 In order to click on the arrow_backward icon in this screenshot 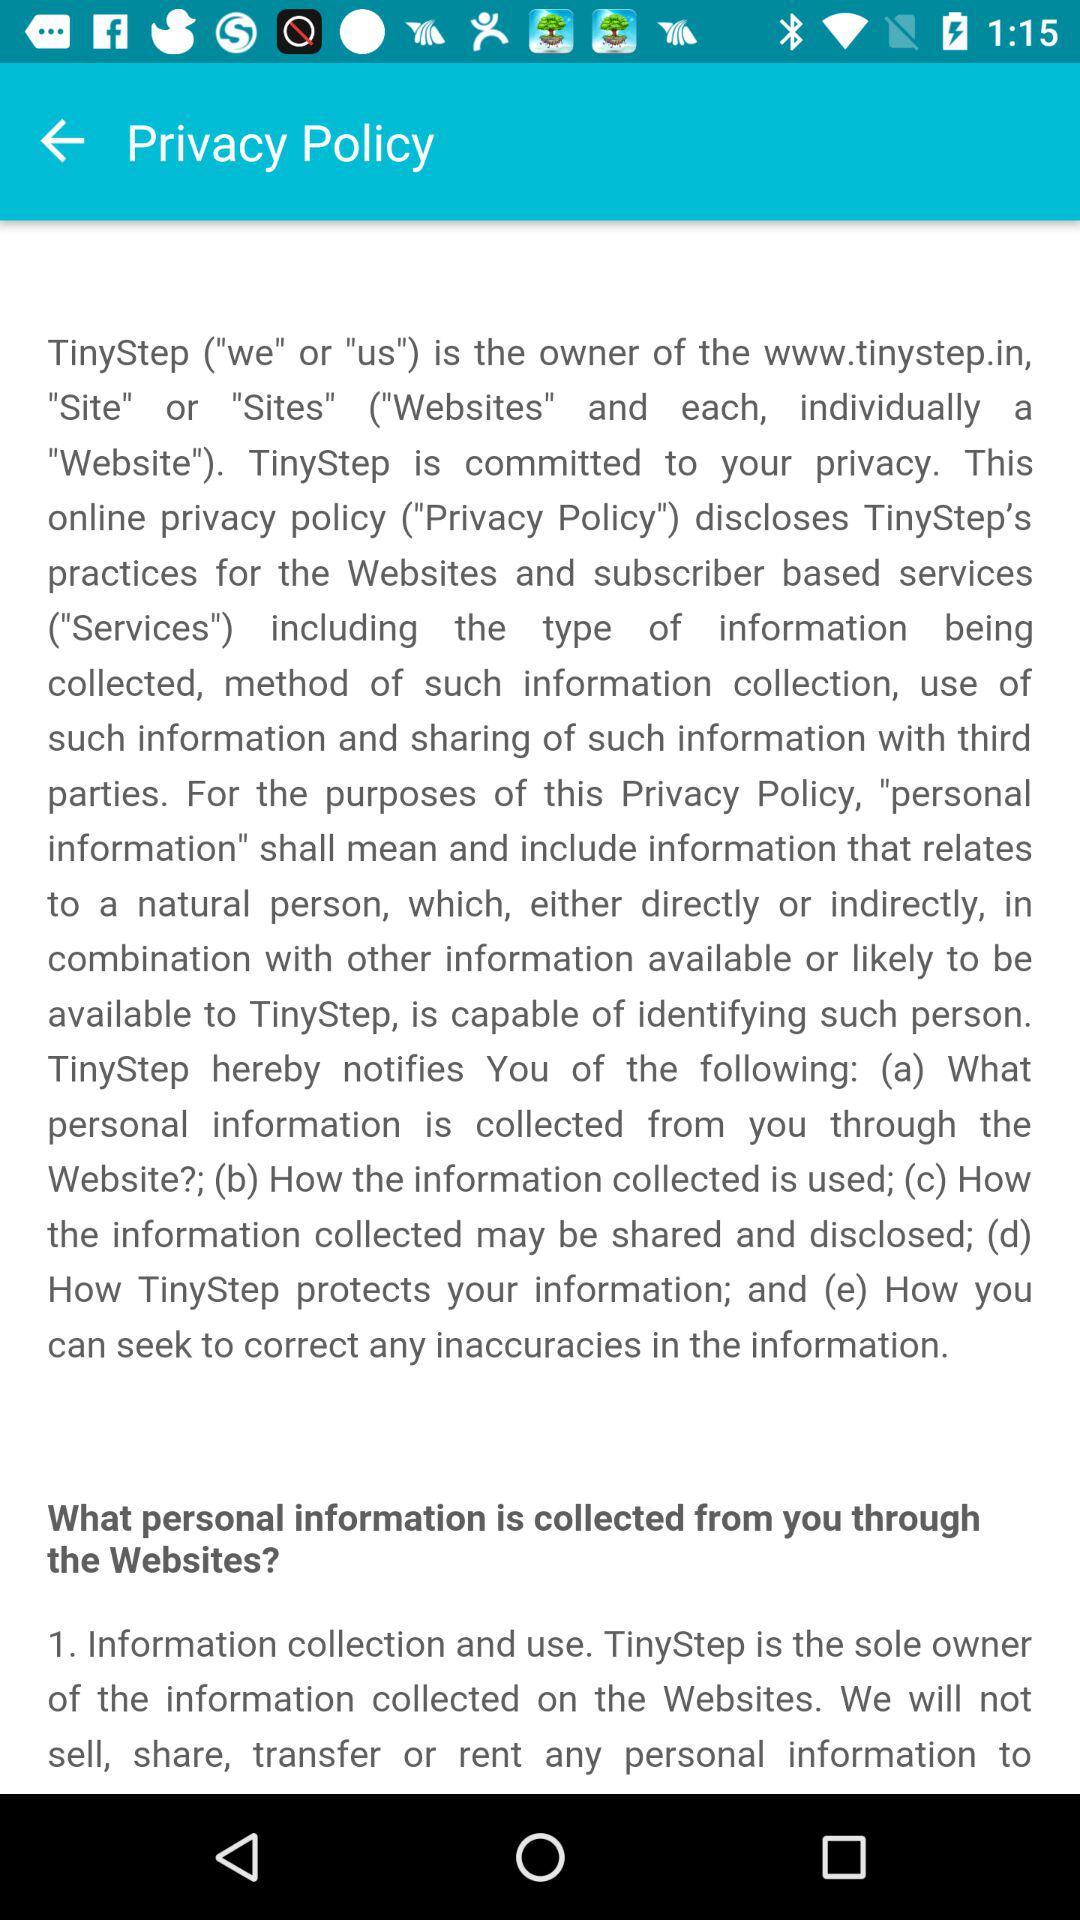, I will do `click(61, 140)`.